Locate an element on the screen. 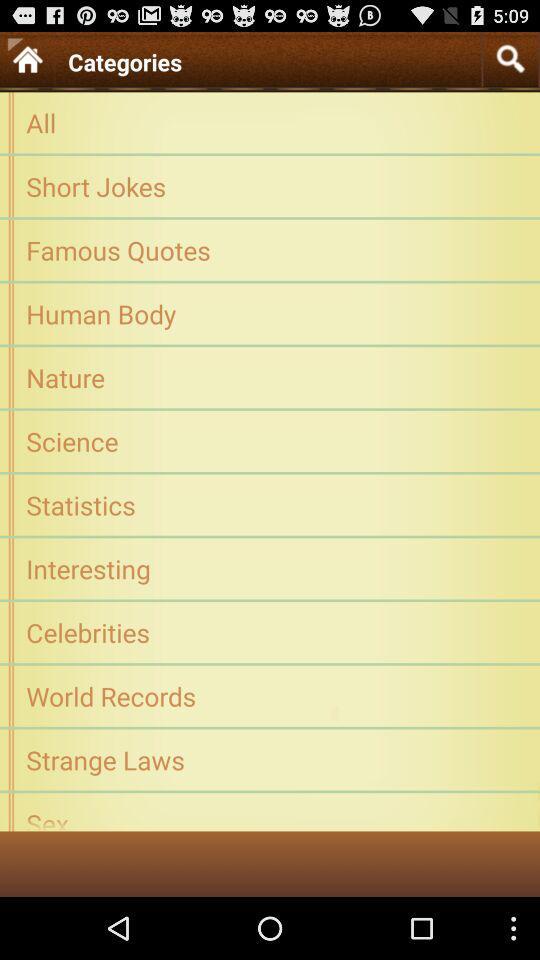 This screenshot has width=540, height=960. go home is located at coordinates (26, 58).